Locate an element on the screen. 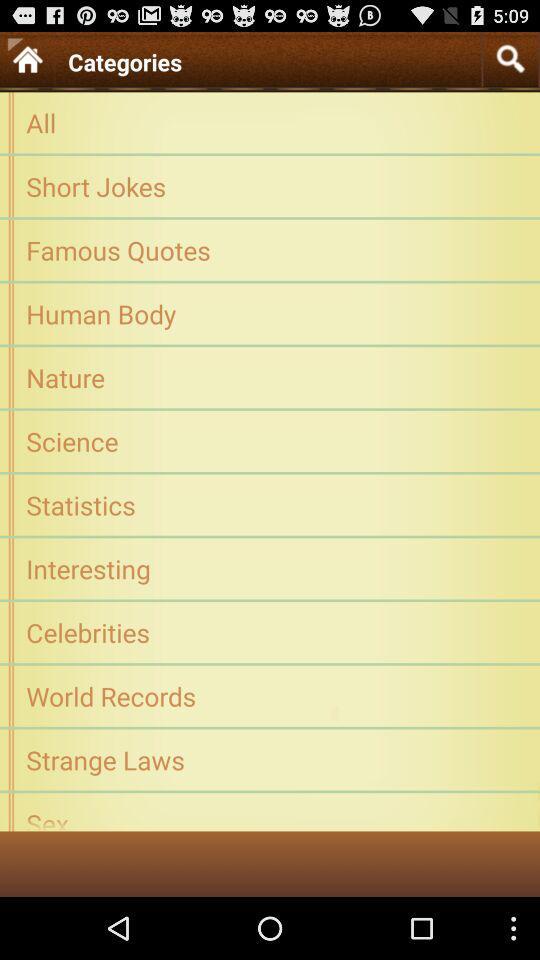 This screenshot has width=540, height=960. go home is located at coordinates (26, 58).